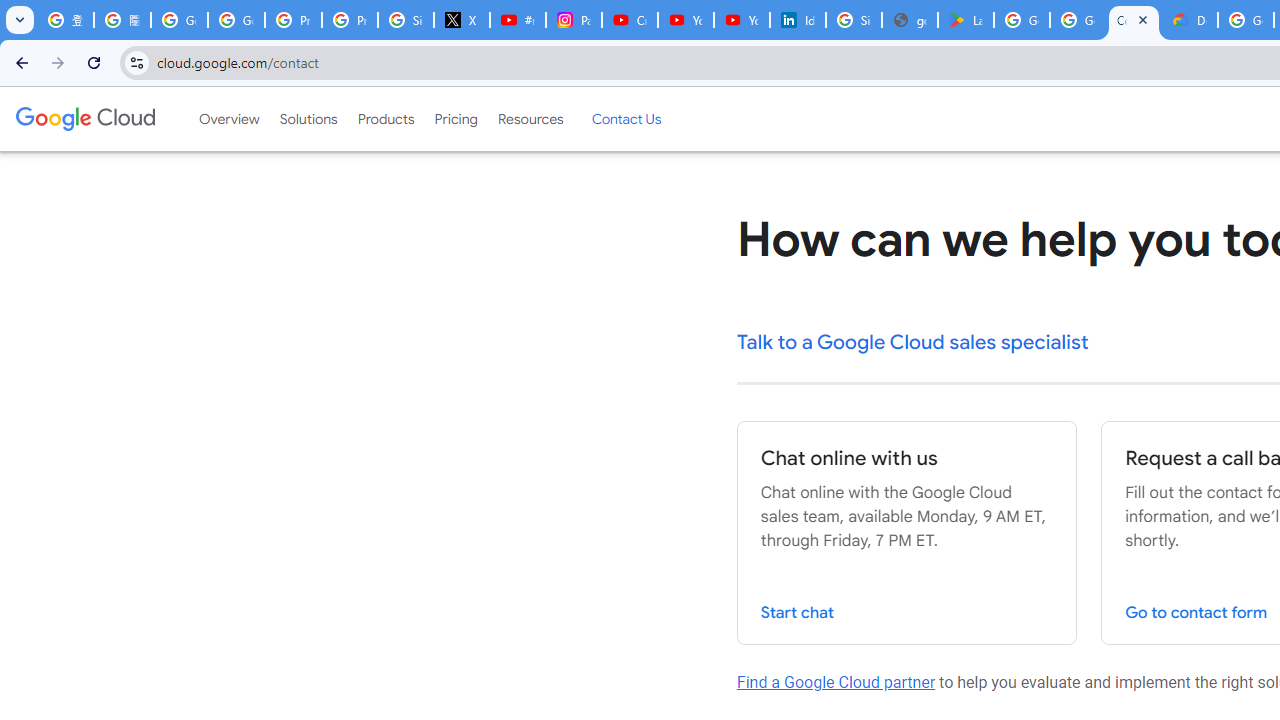  I want to click on 'Contact Us', so click(625, 119).